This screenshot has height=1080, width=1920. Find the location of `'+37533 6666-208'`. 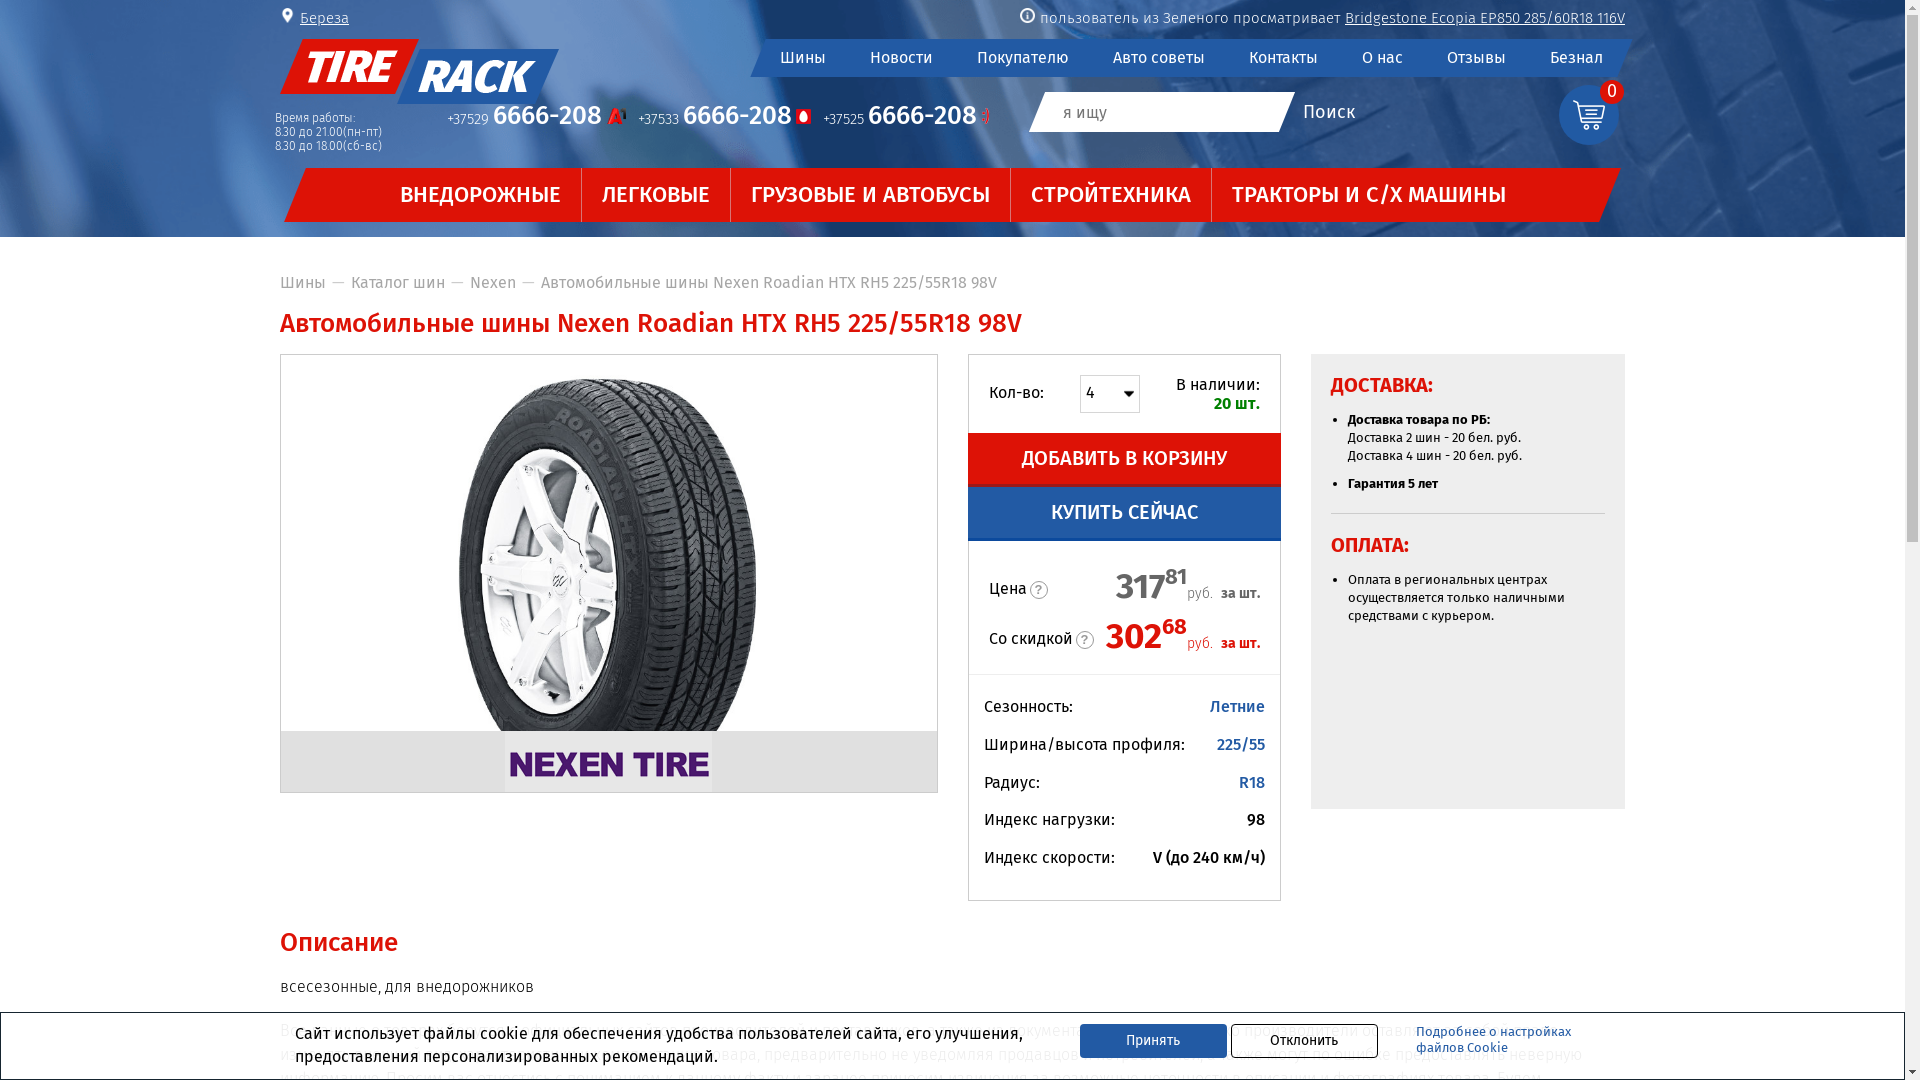

'+37533 6666-208' is located at coordinates (637, 118).